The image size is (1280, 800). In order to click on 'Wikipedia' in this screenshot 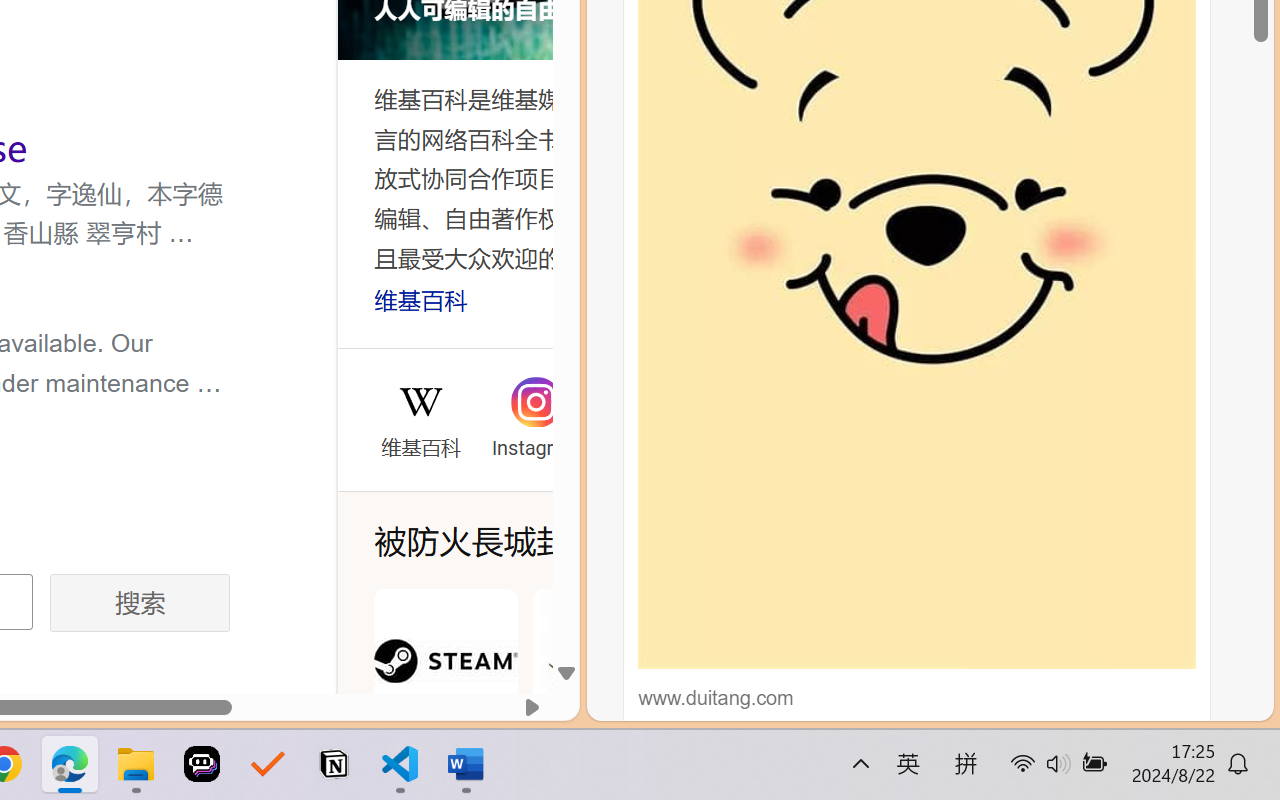, I will do `click(418, 402)`.